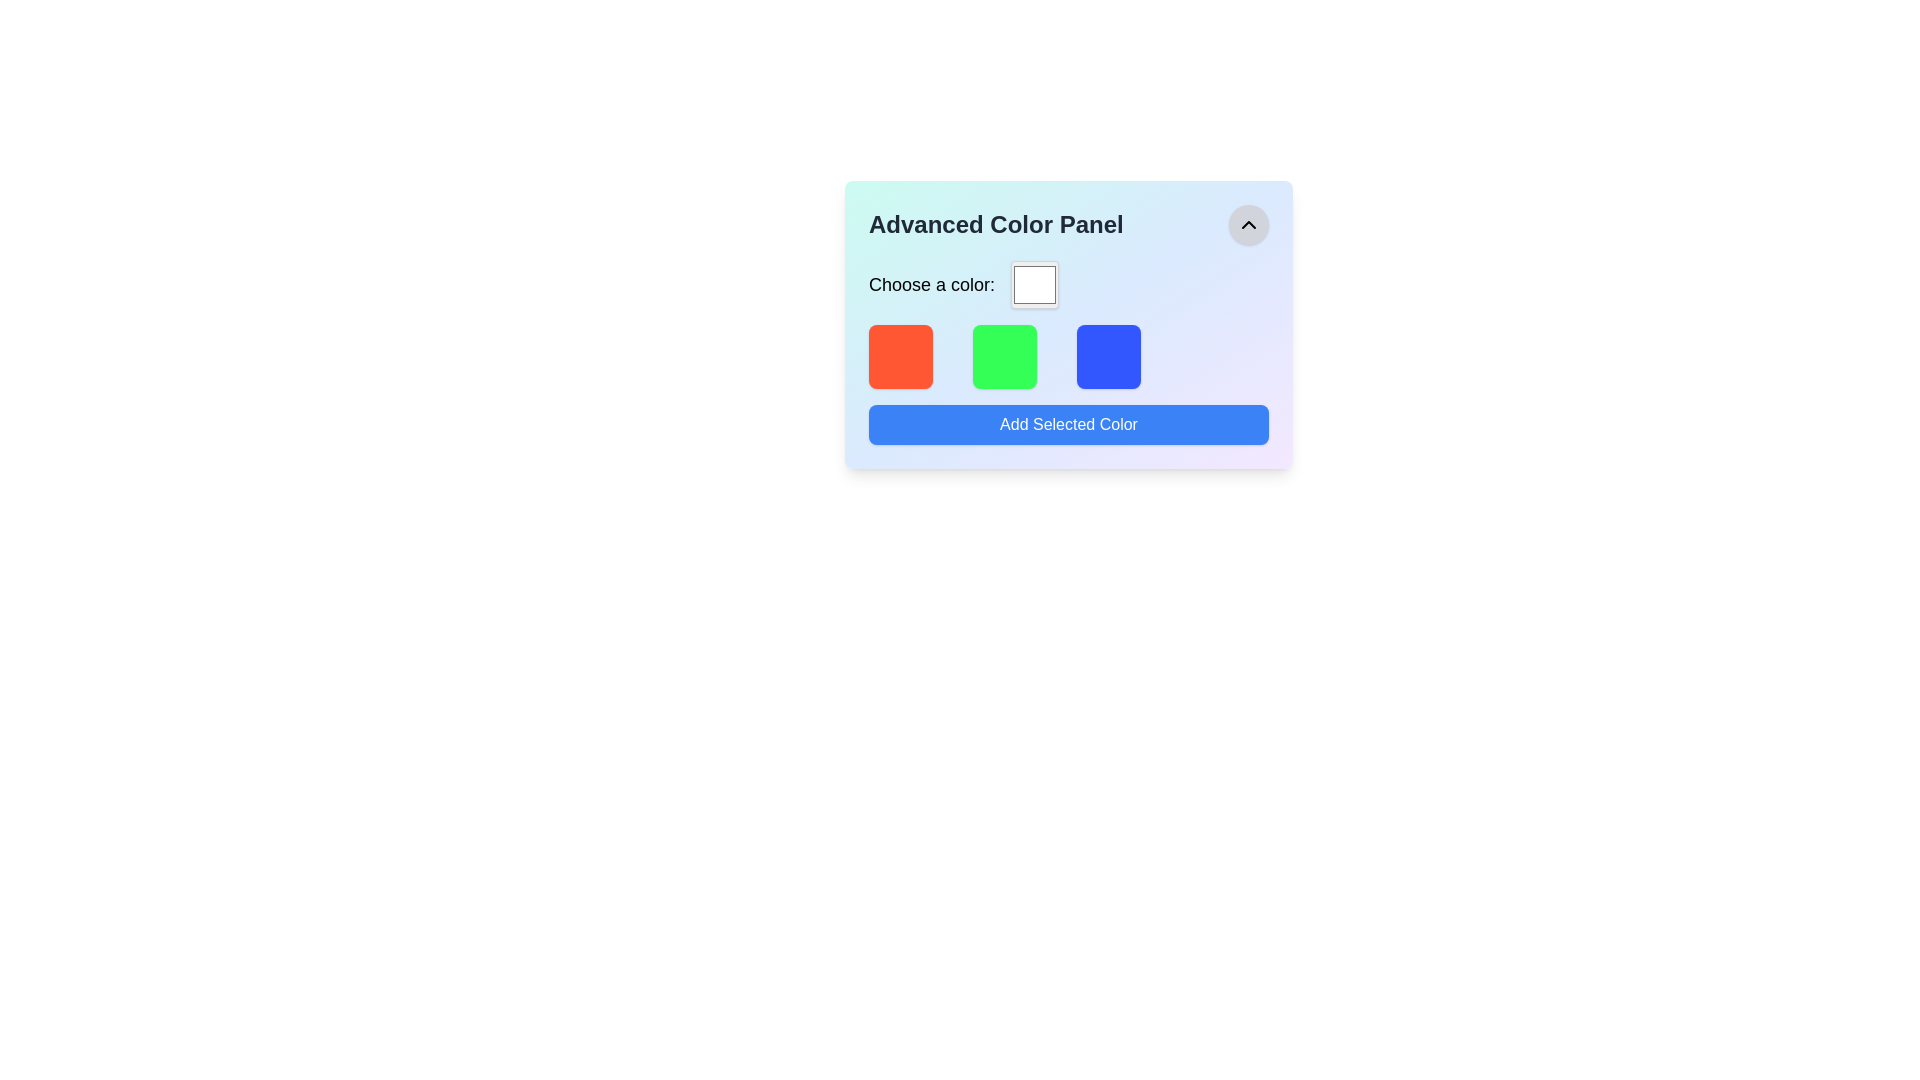  What do you see at coordinates (1068, 352) in the screenshot?
I see `the color selection area located below the 'Advanced Color Panel' heading` at bounding box center [1068, 352].